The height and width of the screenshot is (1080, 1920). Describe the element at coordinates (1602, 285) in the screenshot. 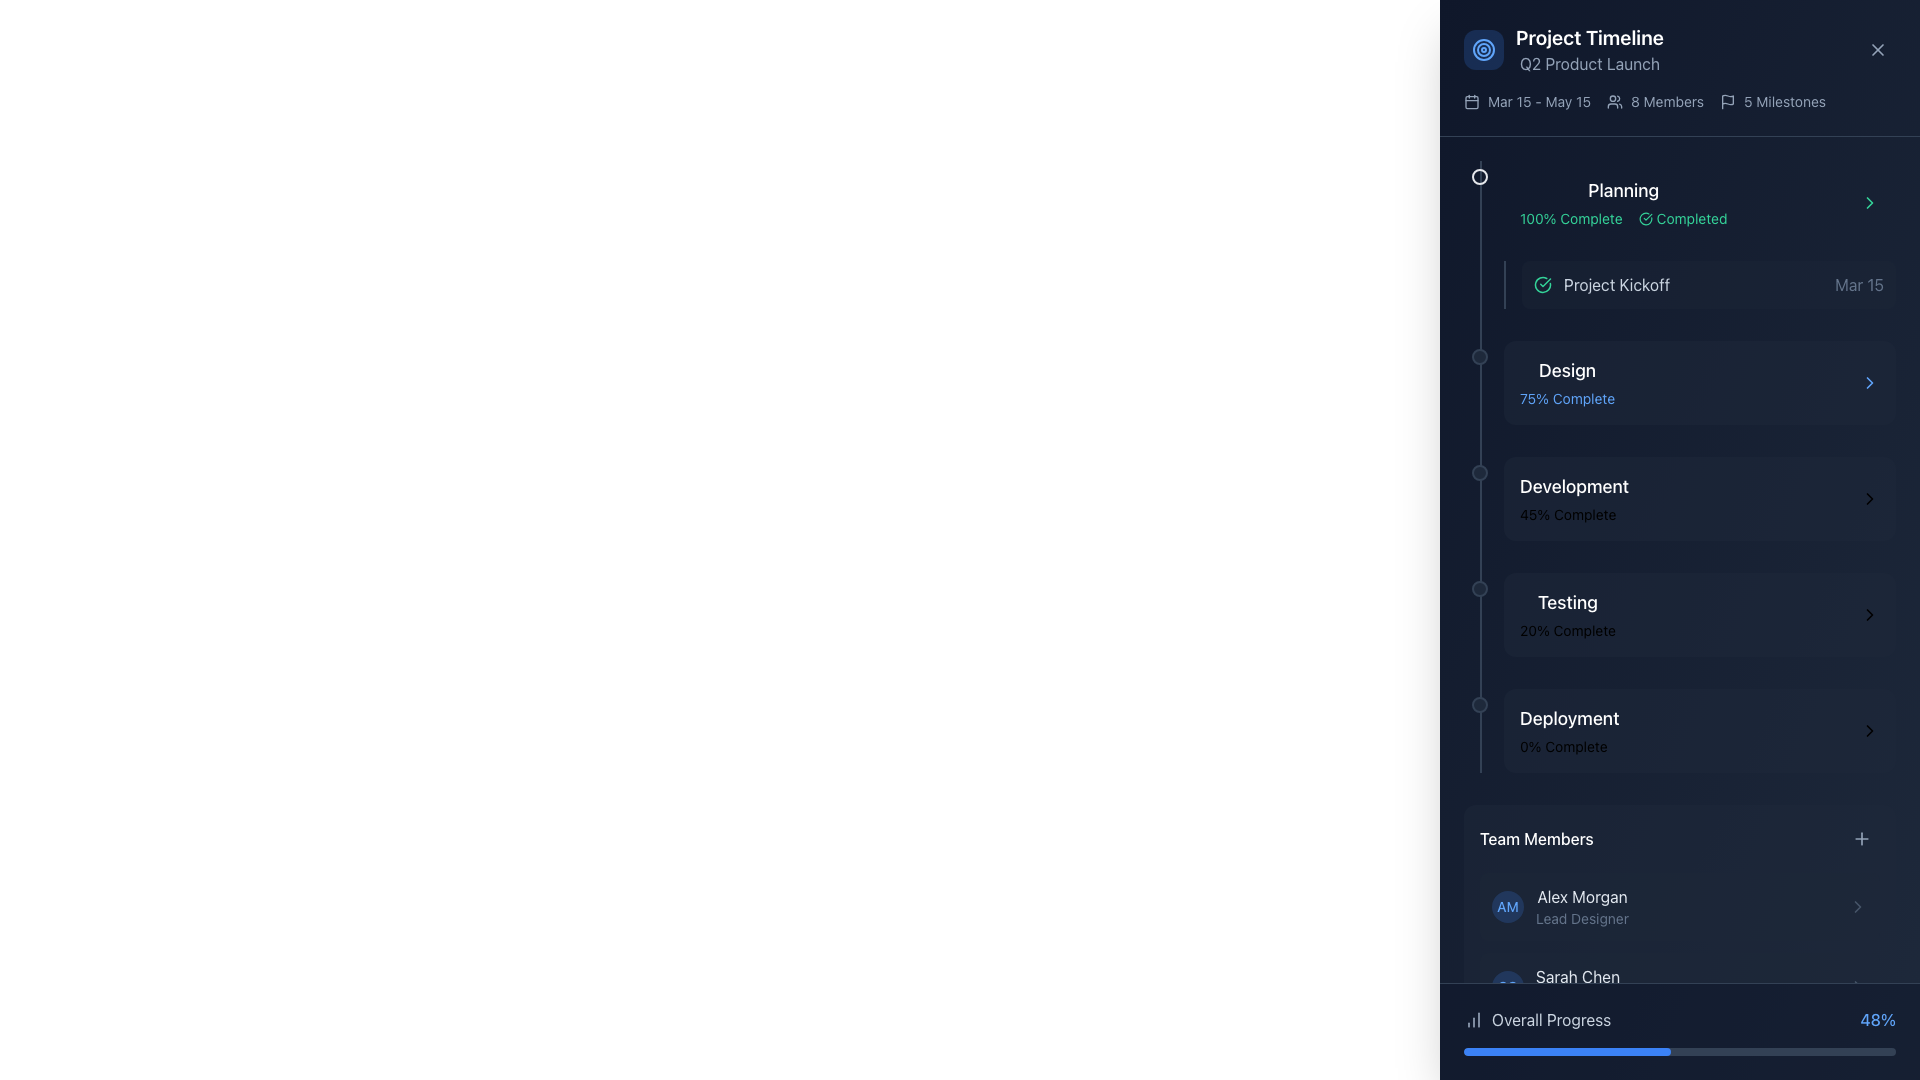

I see `the 'Project Kickoff' label with a green checkmark in the 'Planning' section of the timeline interface` at that location.